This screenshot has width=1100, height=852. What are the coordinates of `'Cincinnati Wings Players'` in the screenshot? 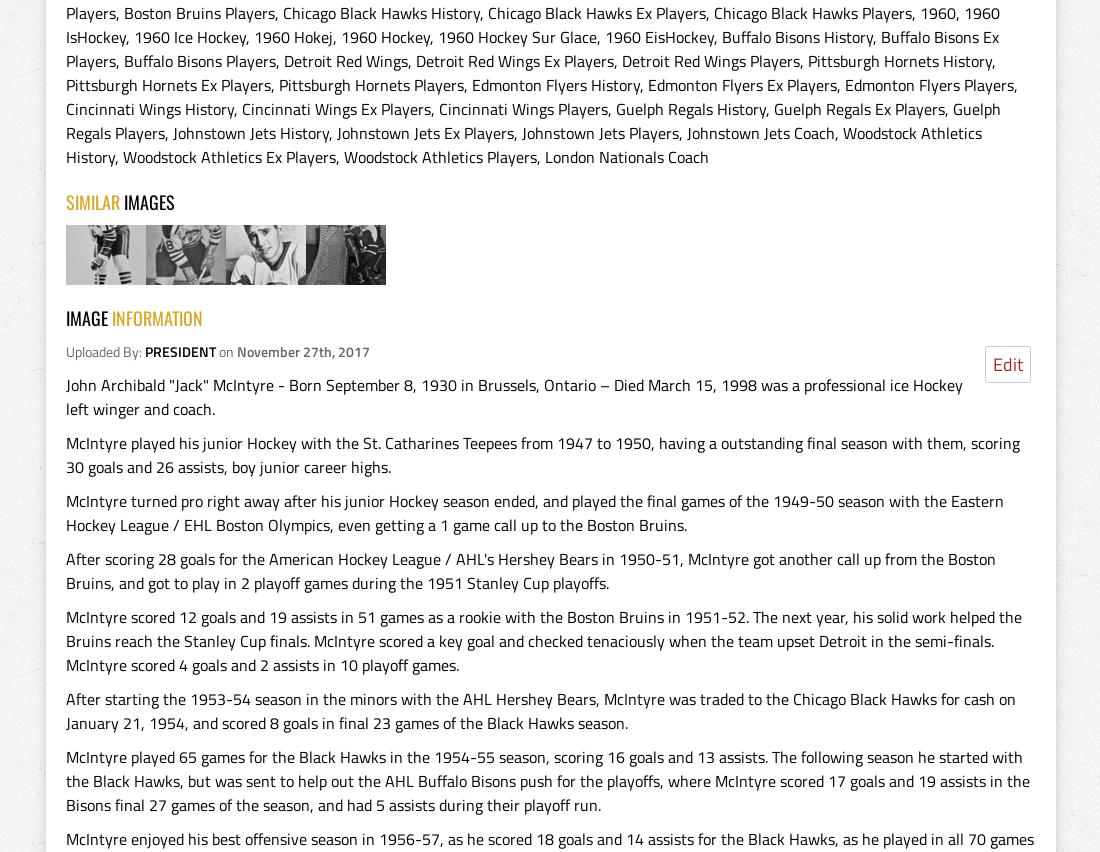 It's located at (523, 108).